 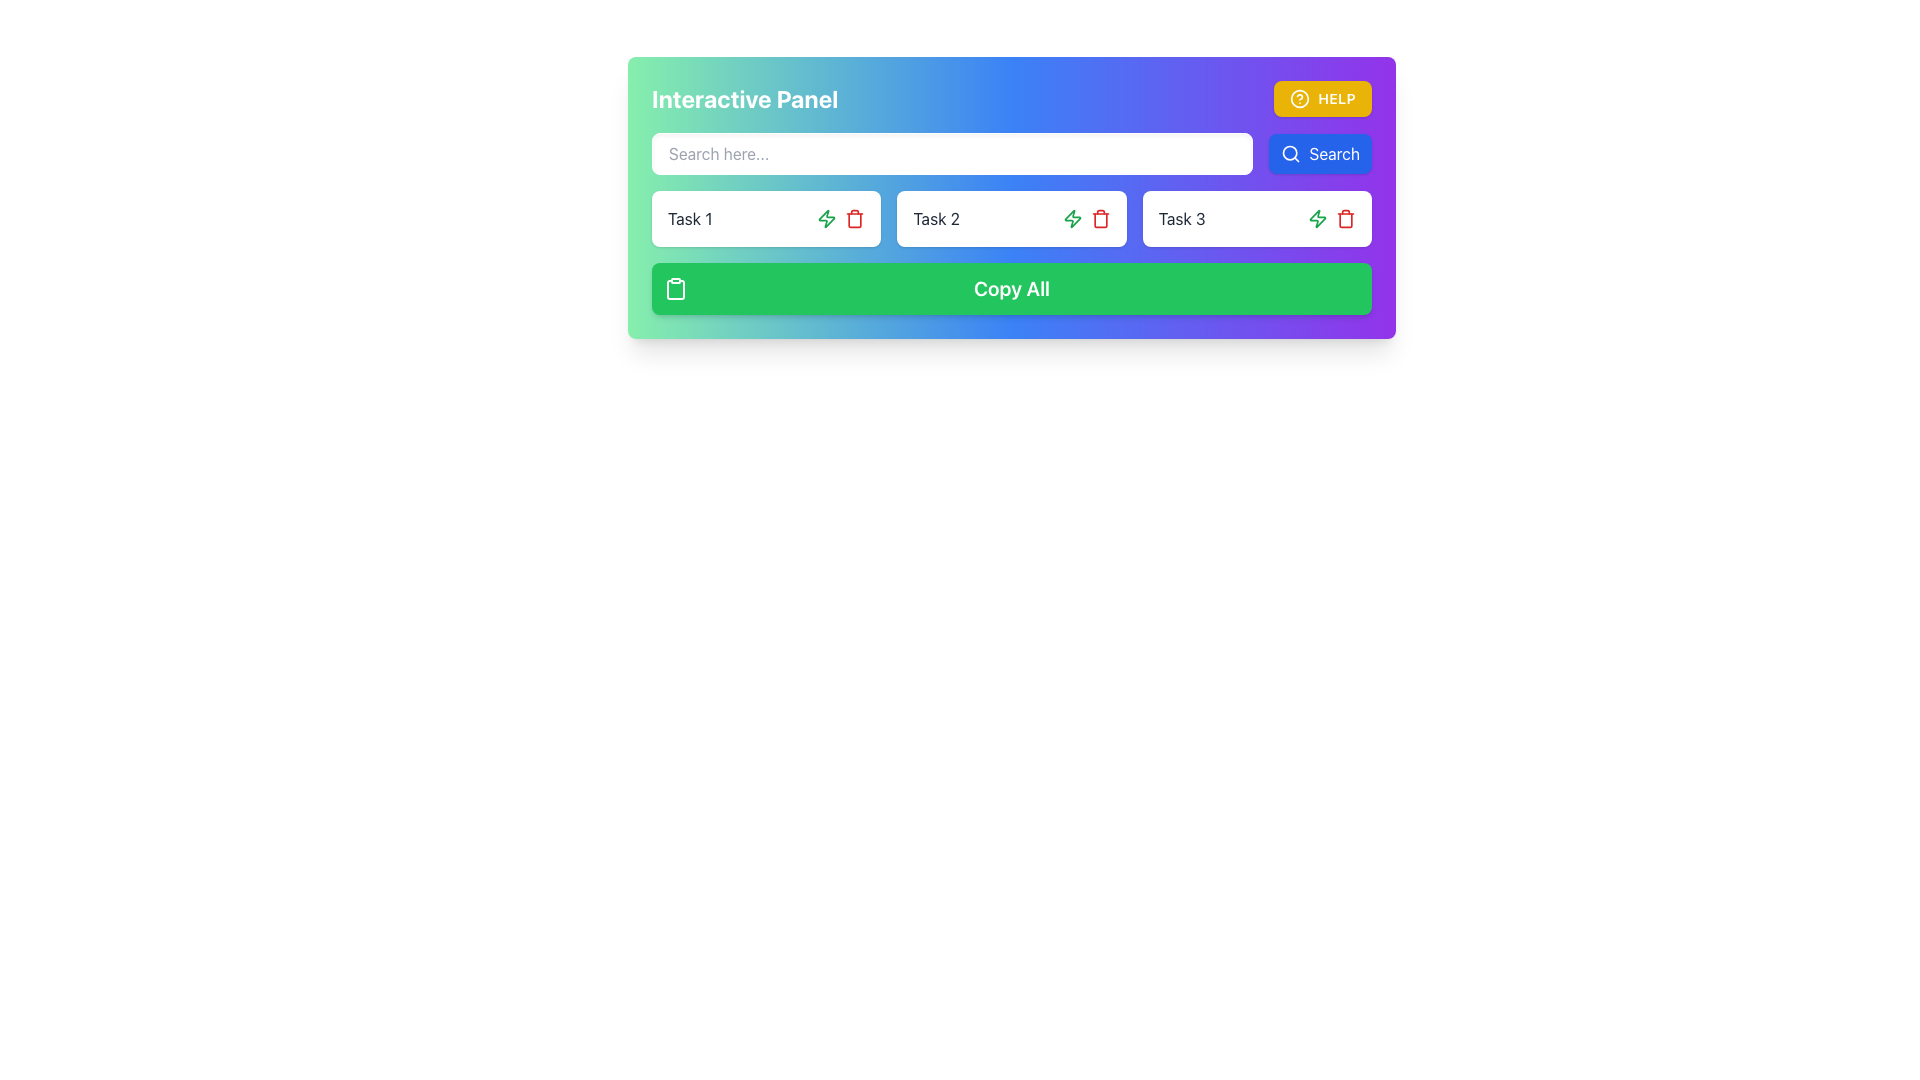 I want to click on the clipboard icon located at the left end of the 'Copy All' button section in the green panel at the lower part of the interface, so click(x=676, y=289).